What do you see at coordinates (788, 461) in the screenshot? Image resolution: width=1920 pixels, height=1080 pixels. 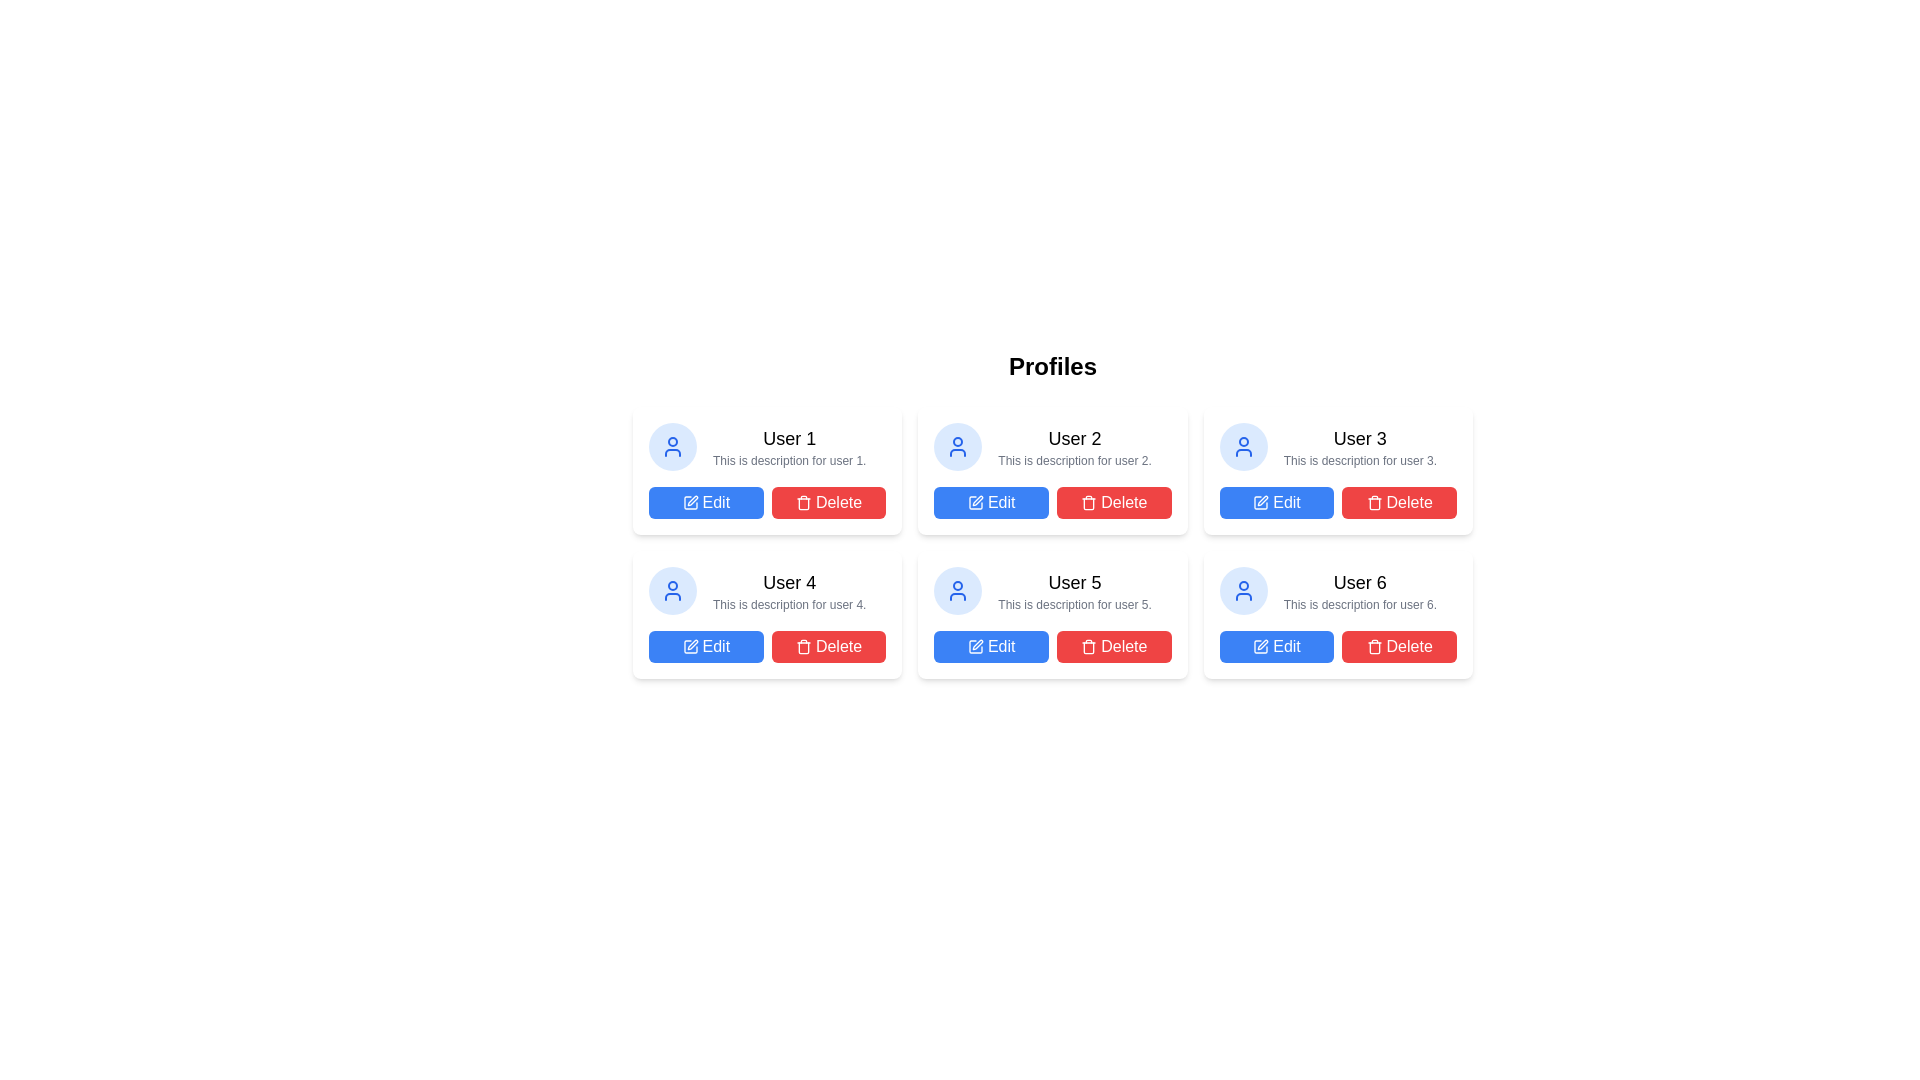 I see `the static text element reading 'This is description for user 1.' which is styled in a small gray font and located directly beneath 'User 1's name` at bounding box center [788, 461].